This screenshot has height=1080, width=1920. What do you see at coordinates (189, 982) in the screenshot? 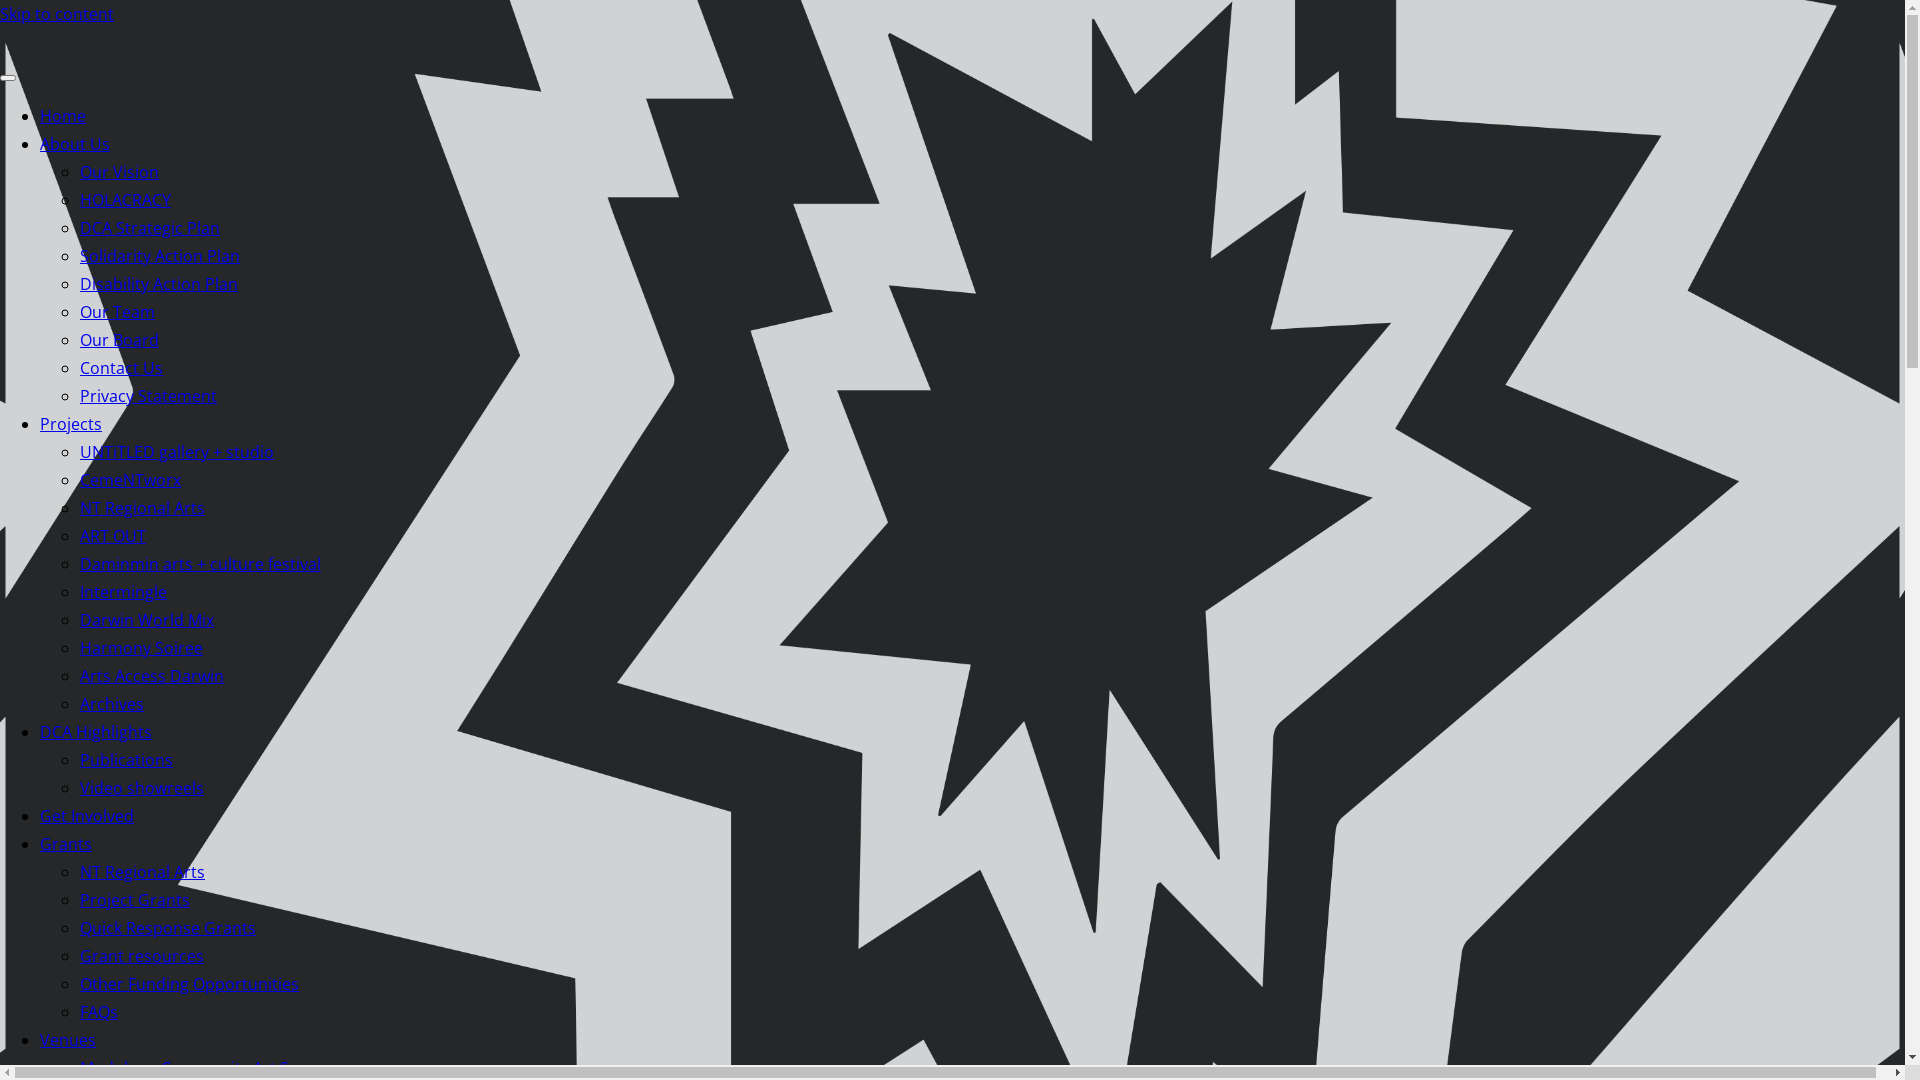
I see `'Other Funding Opportunities'` at bounding box center [189, 982].